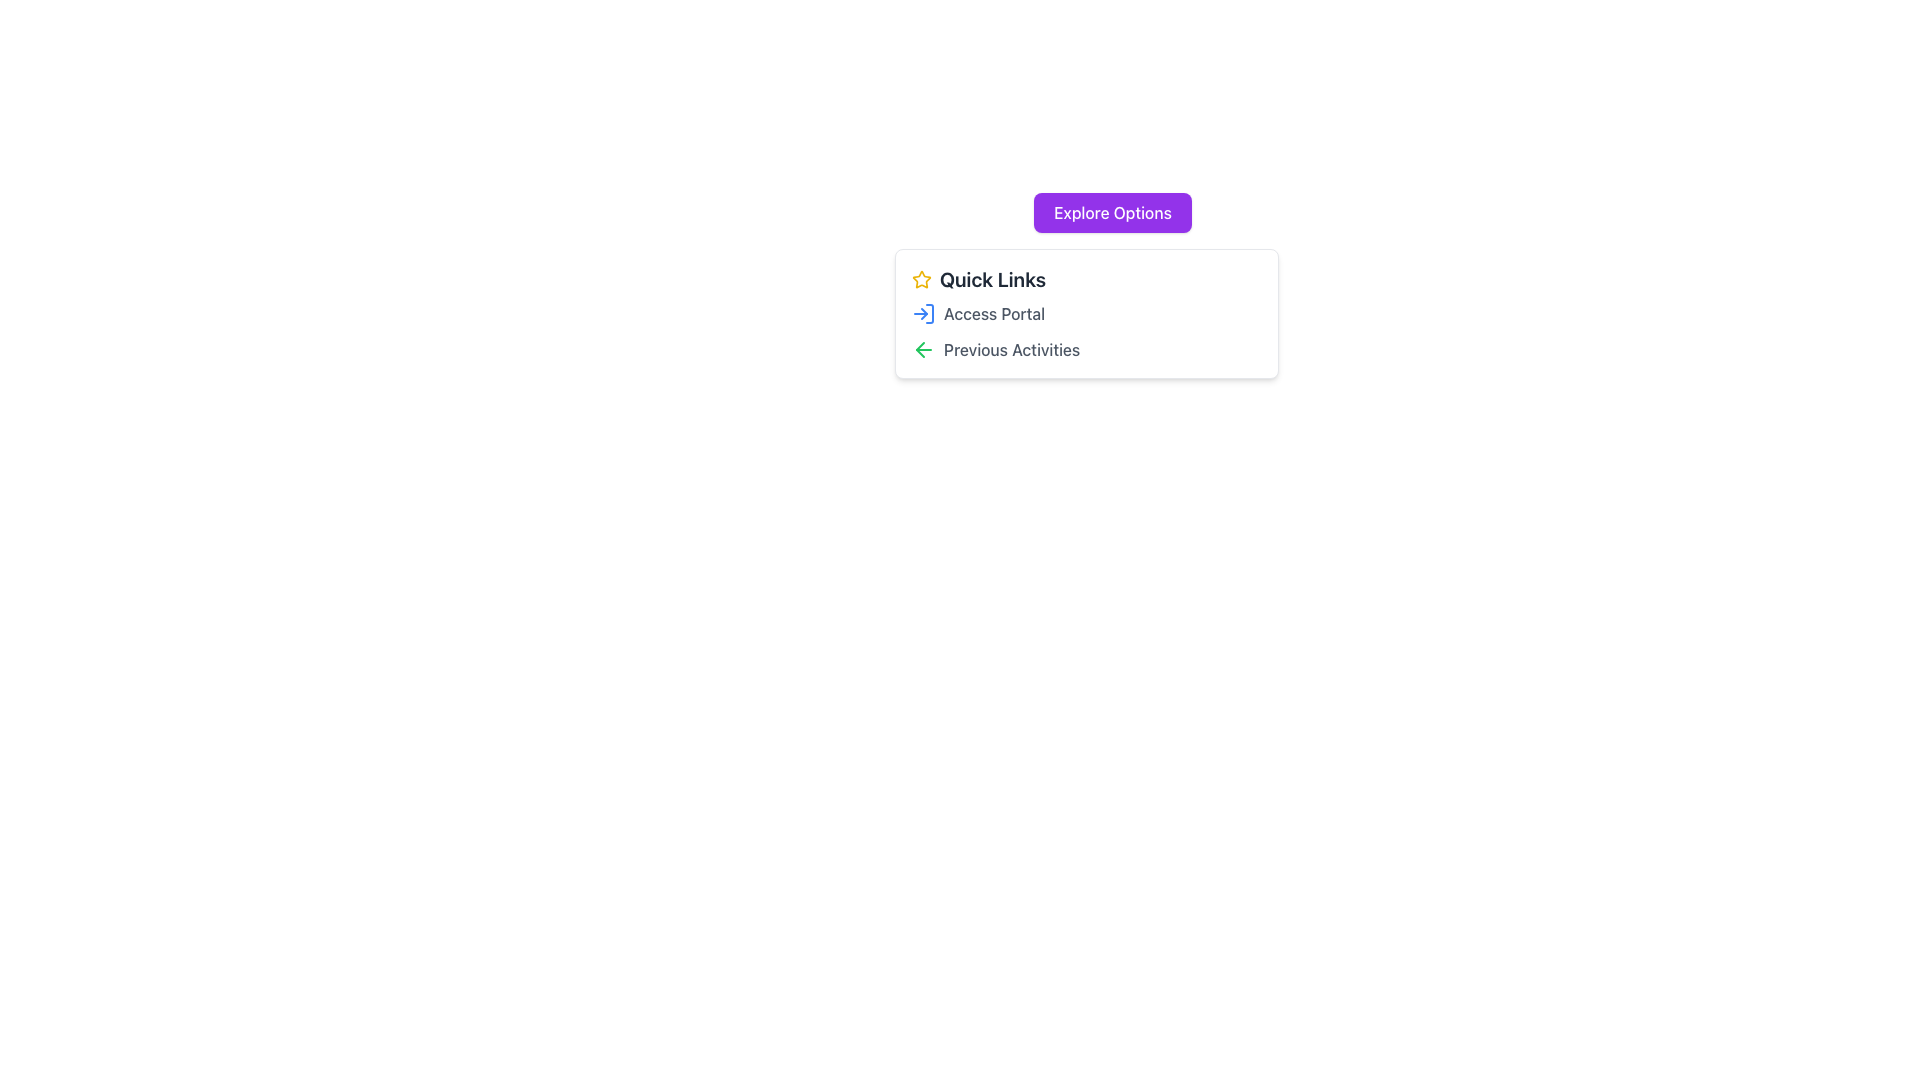 This screenshot has width=1920, height=1080. What do you see at coordinates (1012, 349) in the screenshot?
I see `the 'Previous Activities' hyperlink in the 'Quick Links' menu` at bounding box center [1012, 349].